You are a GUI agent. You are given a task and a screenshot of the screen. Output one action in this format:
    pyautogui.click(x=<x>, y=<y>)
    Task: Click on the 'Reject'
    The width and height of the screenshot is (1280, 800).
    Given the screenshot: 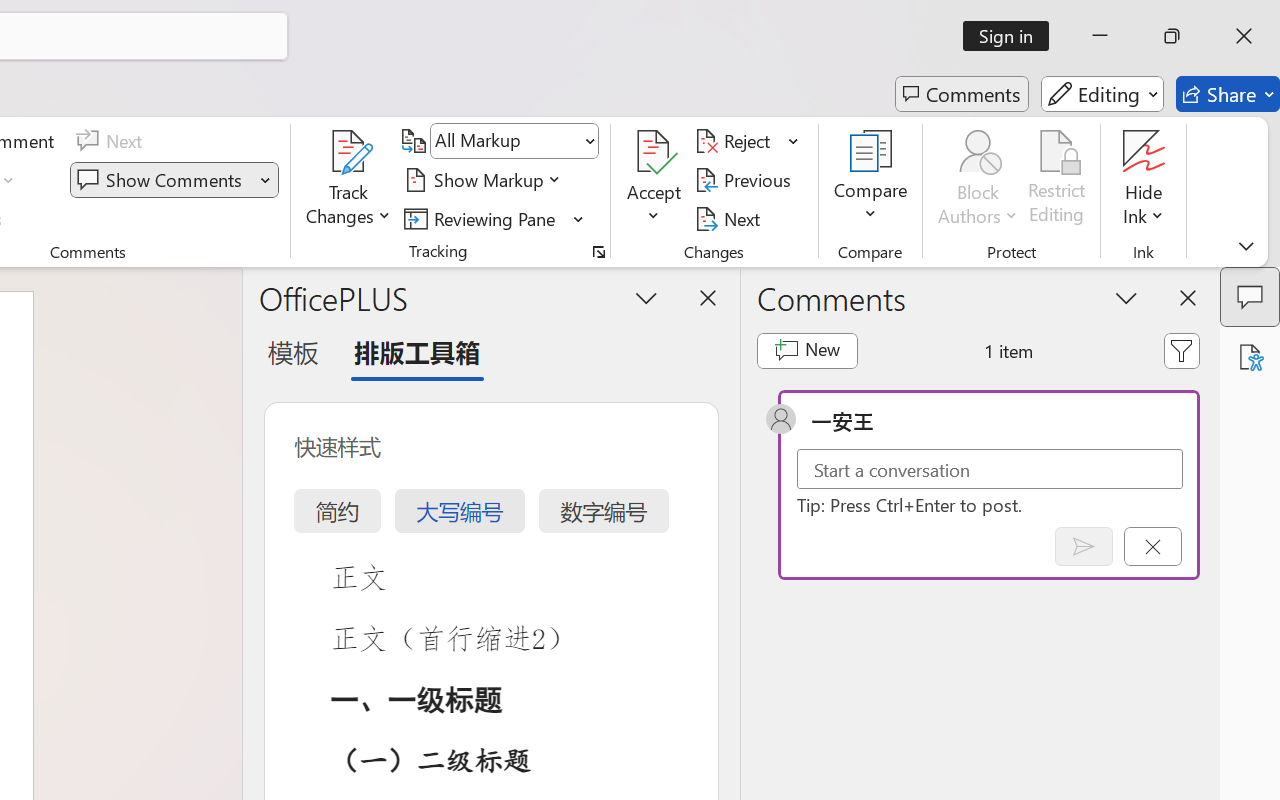 What is the action you would take?
    pyautogui.click(x=746, y=141)
    